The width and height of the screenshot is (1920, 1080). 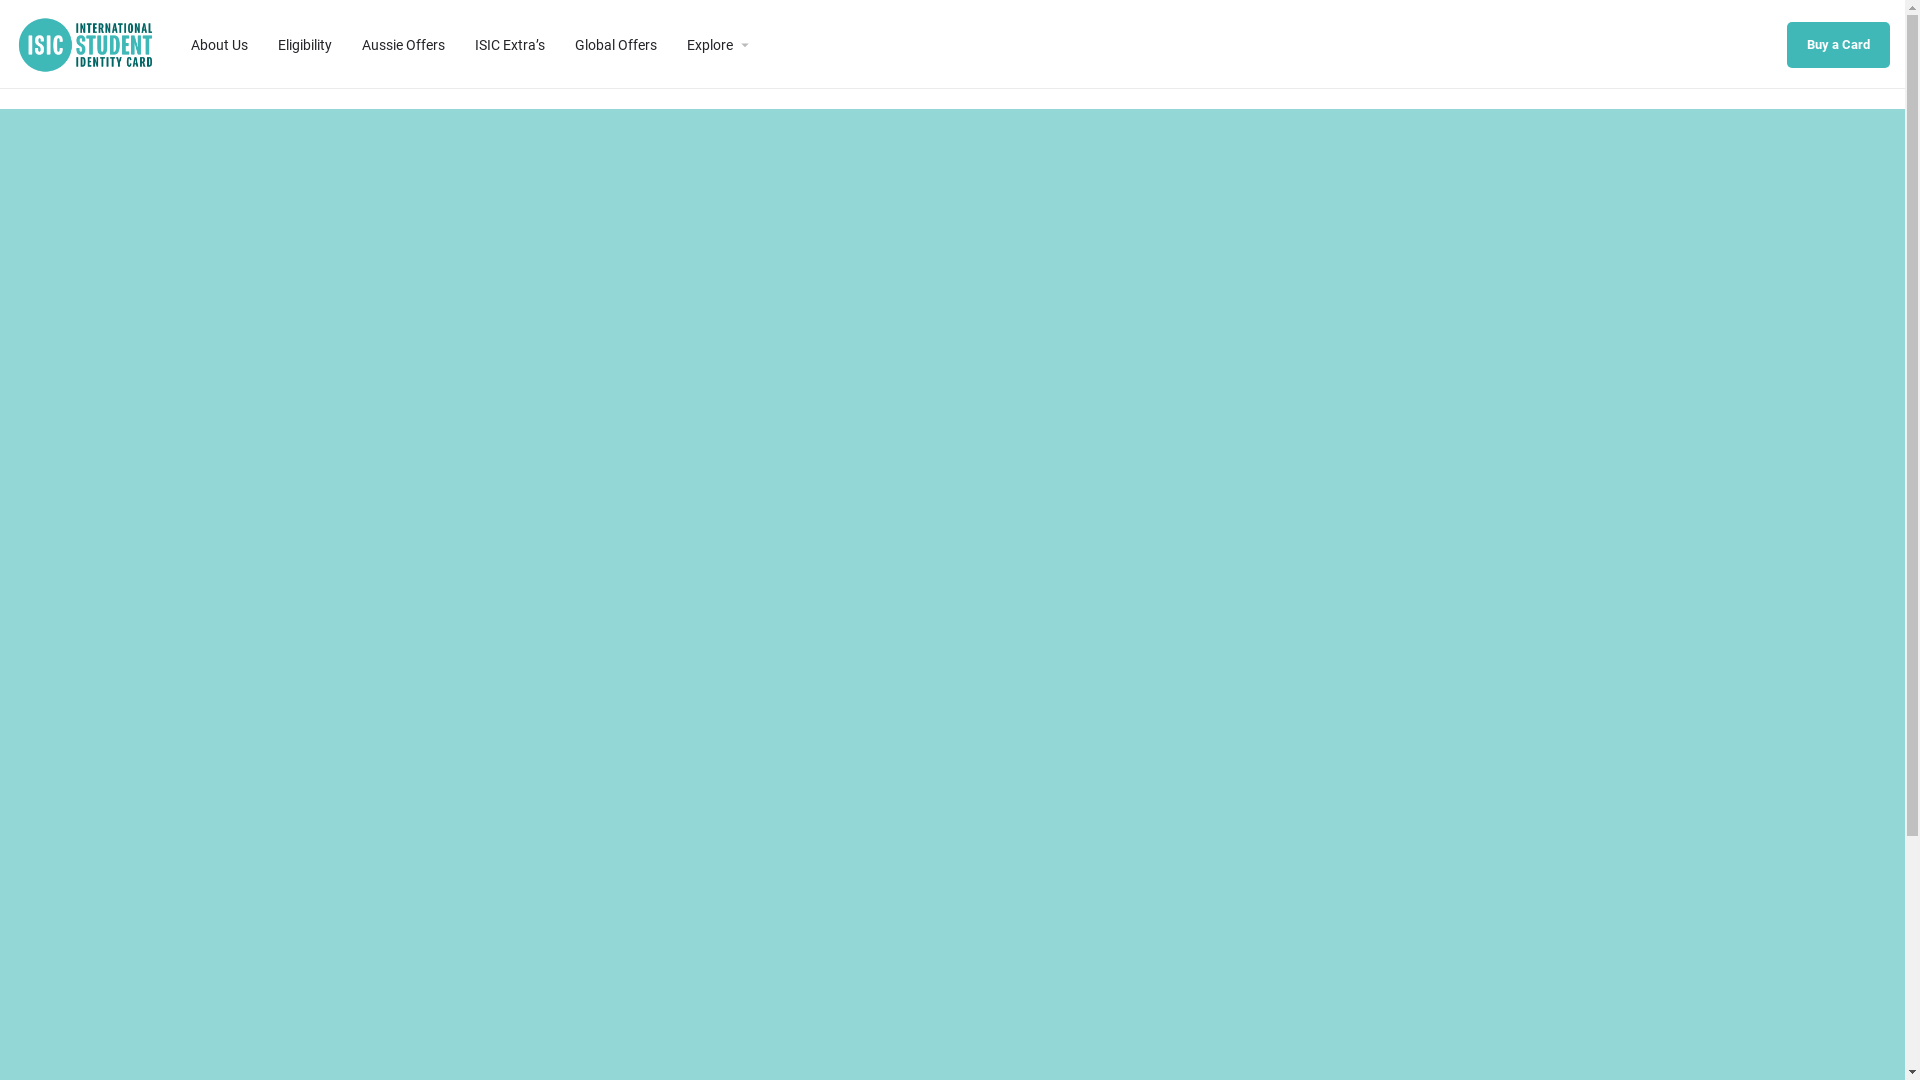 What do you see at coordinates (1786, 45) in the screenshot?
I see `'Buy a Card'` at bounding box center [1786, 45].